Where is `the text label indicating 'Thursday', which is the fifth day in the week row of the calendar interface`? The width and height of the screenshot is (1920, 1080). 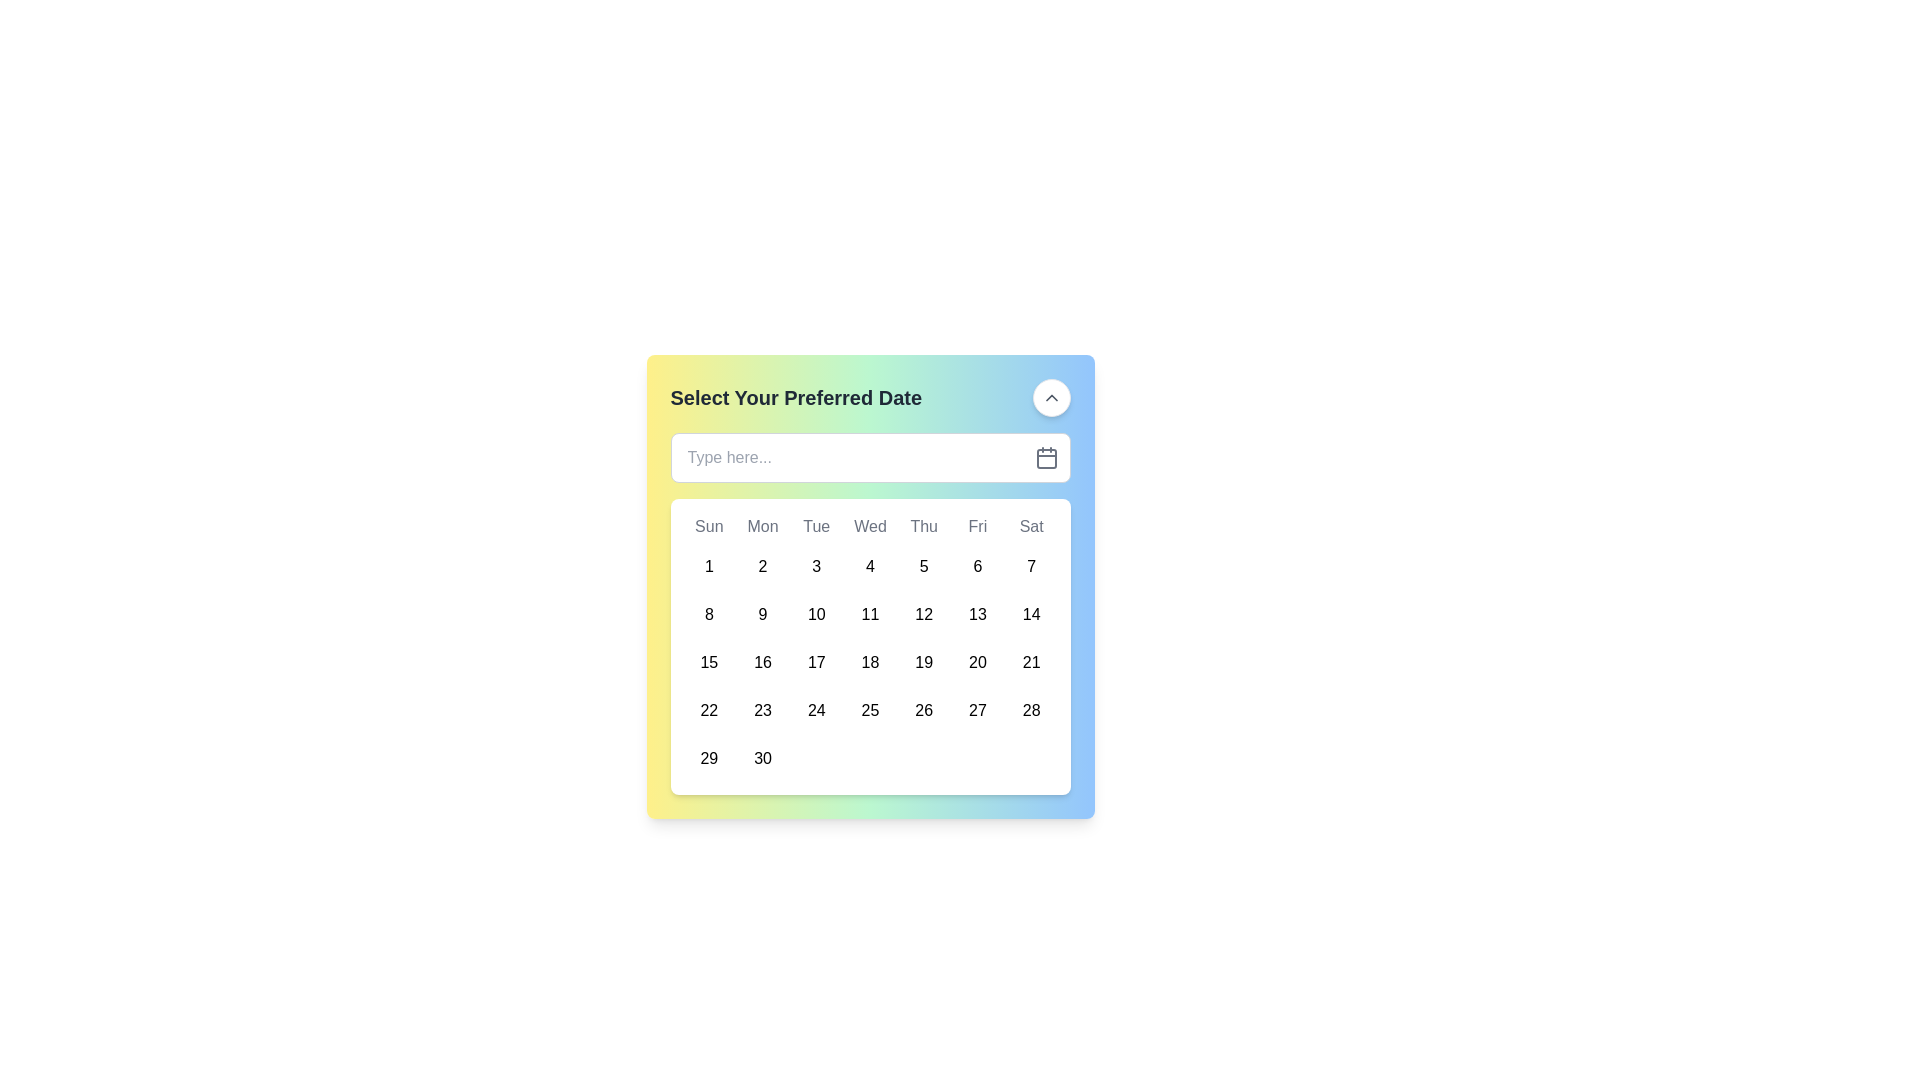
the text label indicating 'Thursday', which is the fifth day in the week row of the calendar interface is located at coordinates (923, 526).